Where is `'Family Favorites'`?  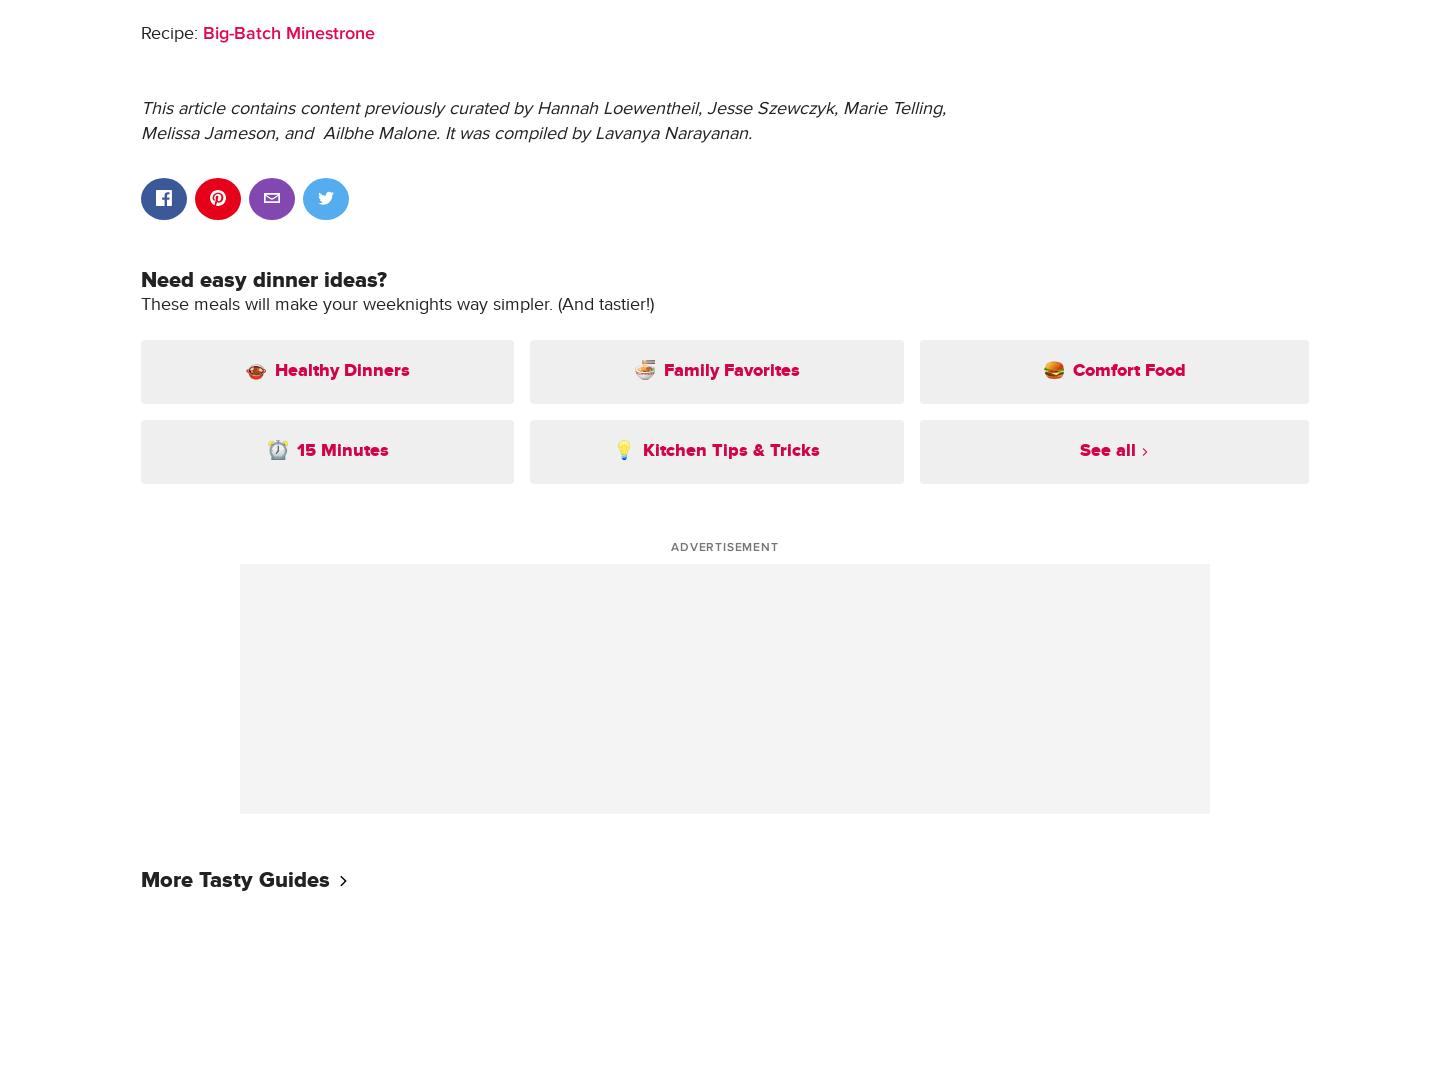
'Family Favorites' is located at coordinates (730, 371).